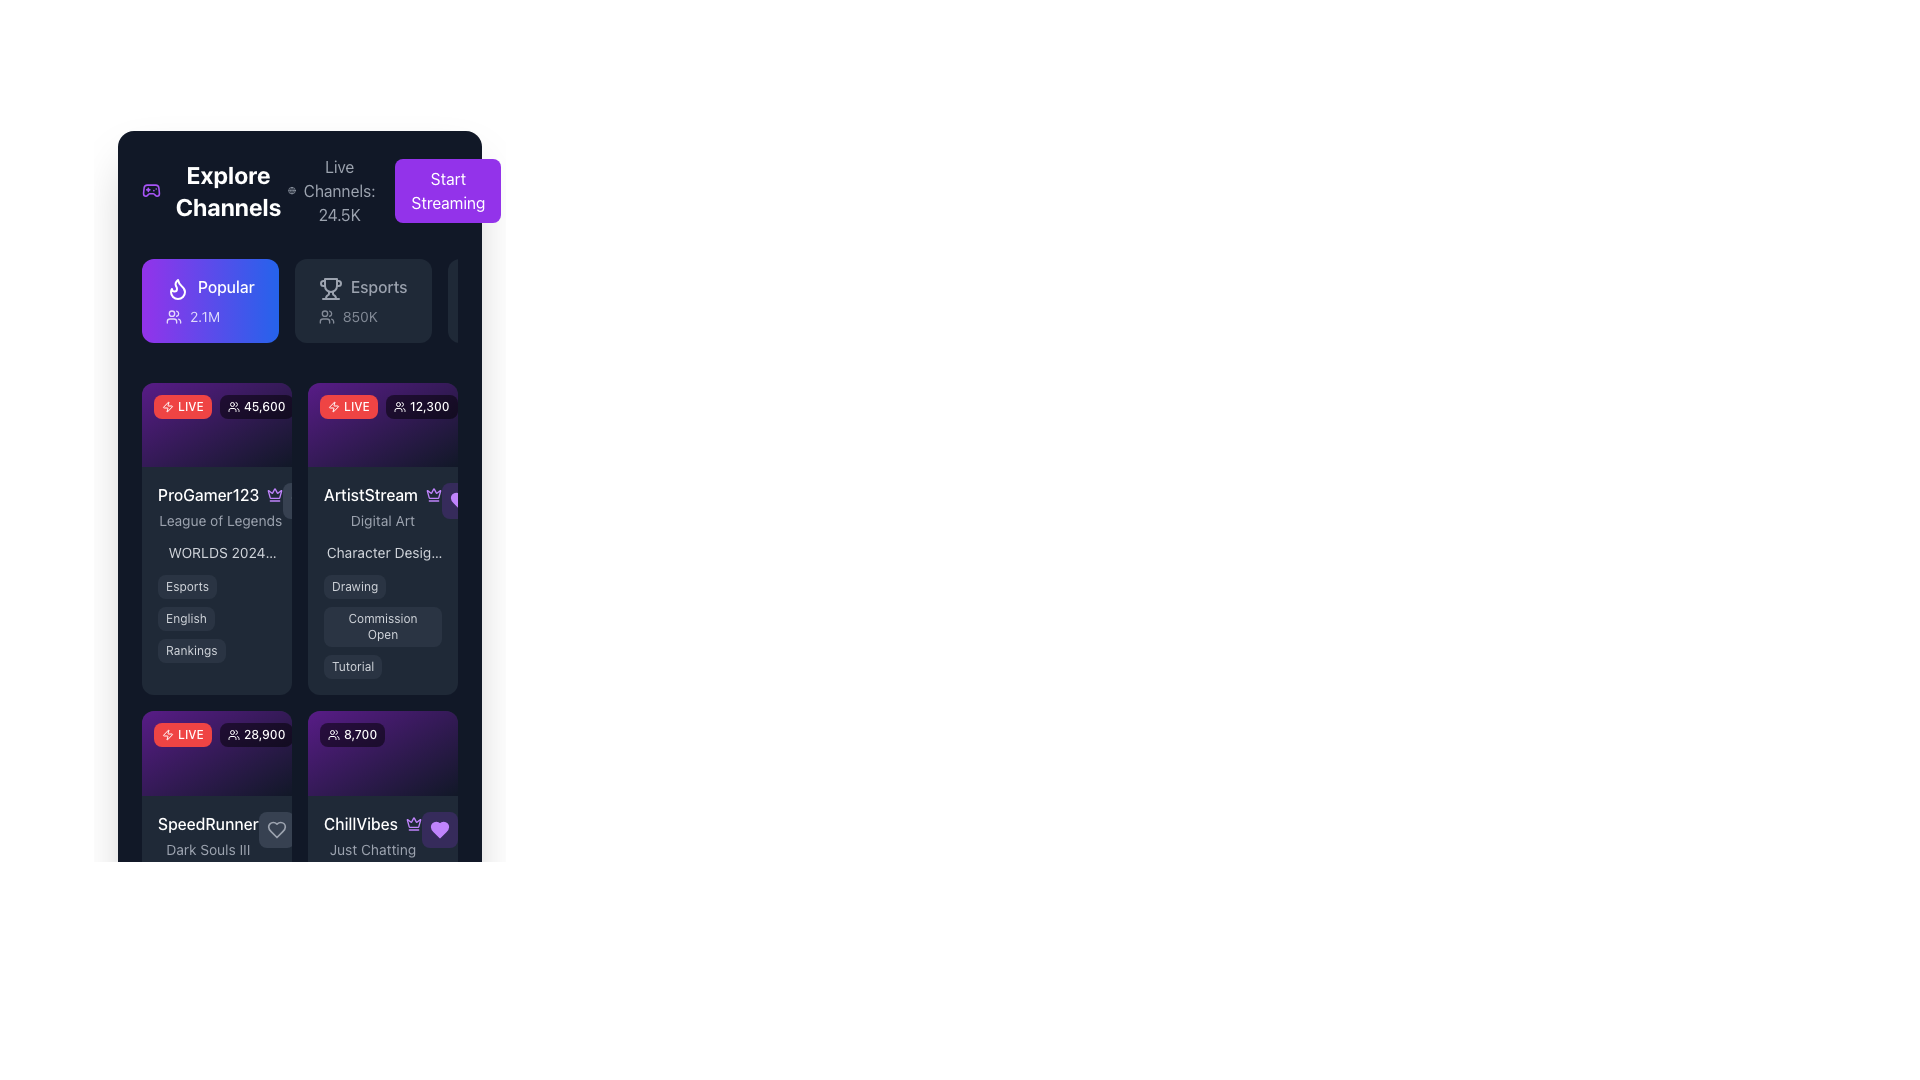  I want to click on the 'Esports' category button, which is the second clickable card in the 'Explore Channels' section, so click(363, 300).